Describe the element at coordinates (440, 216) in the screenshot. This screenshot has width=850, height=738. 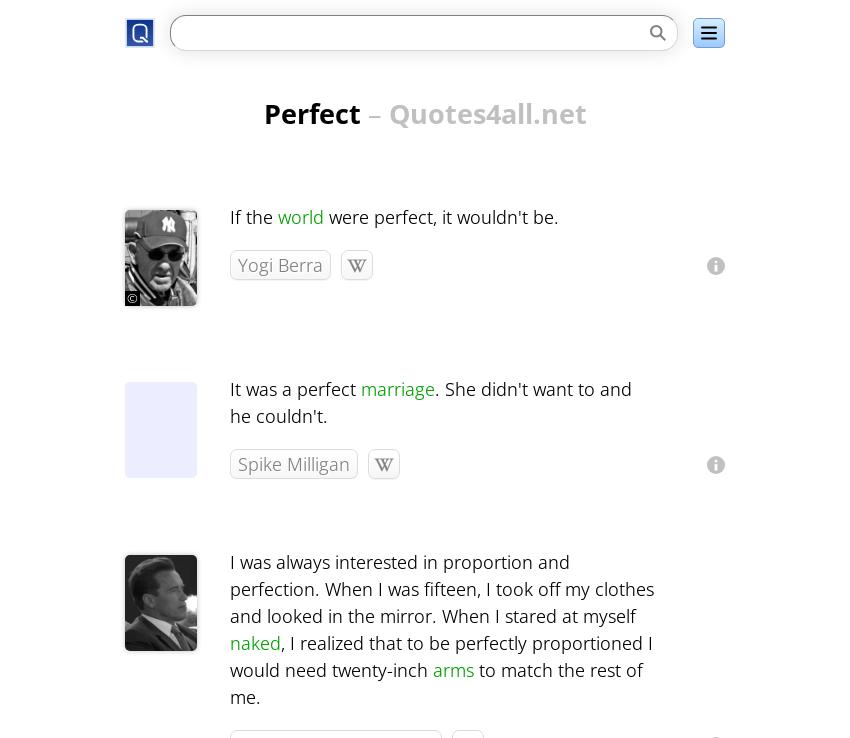
I see `'were perfect, it wouldn't be.'` at that location.